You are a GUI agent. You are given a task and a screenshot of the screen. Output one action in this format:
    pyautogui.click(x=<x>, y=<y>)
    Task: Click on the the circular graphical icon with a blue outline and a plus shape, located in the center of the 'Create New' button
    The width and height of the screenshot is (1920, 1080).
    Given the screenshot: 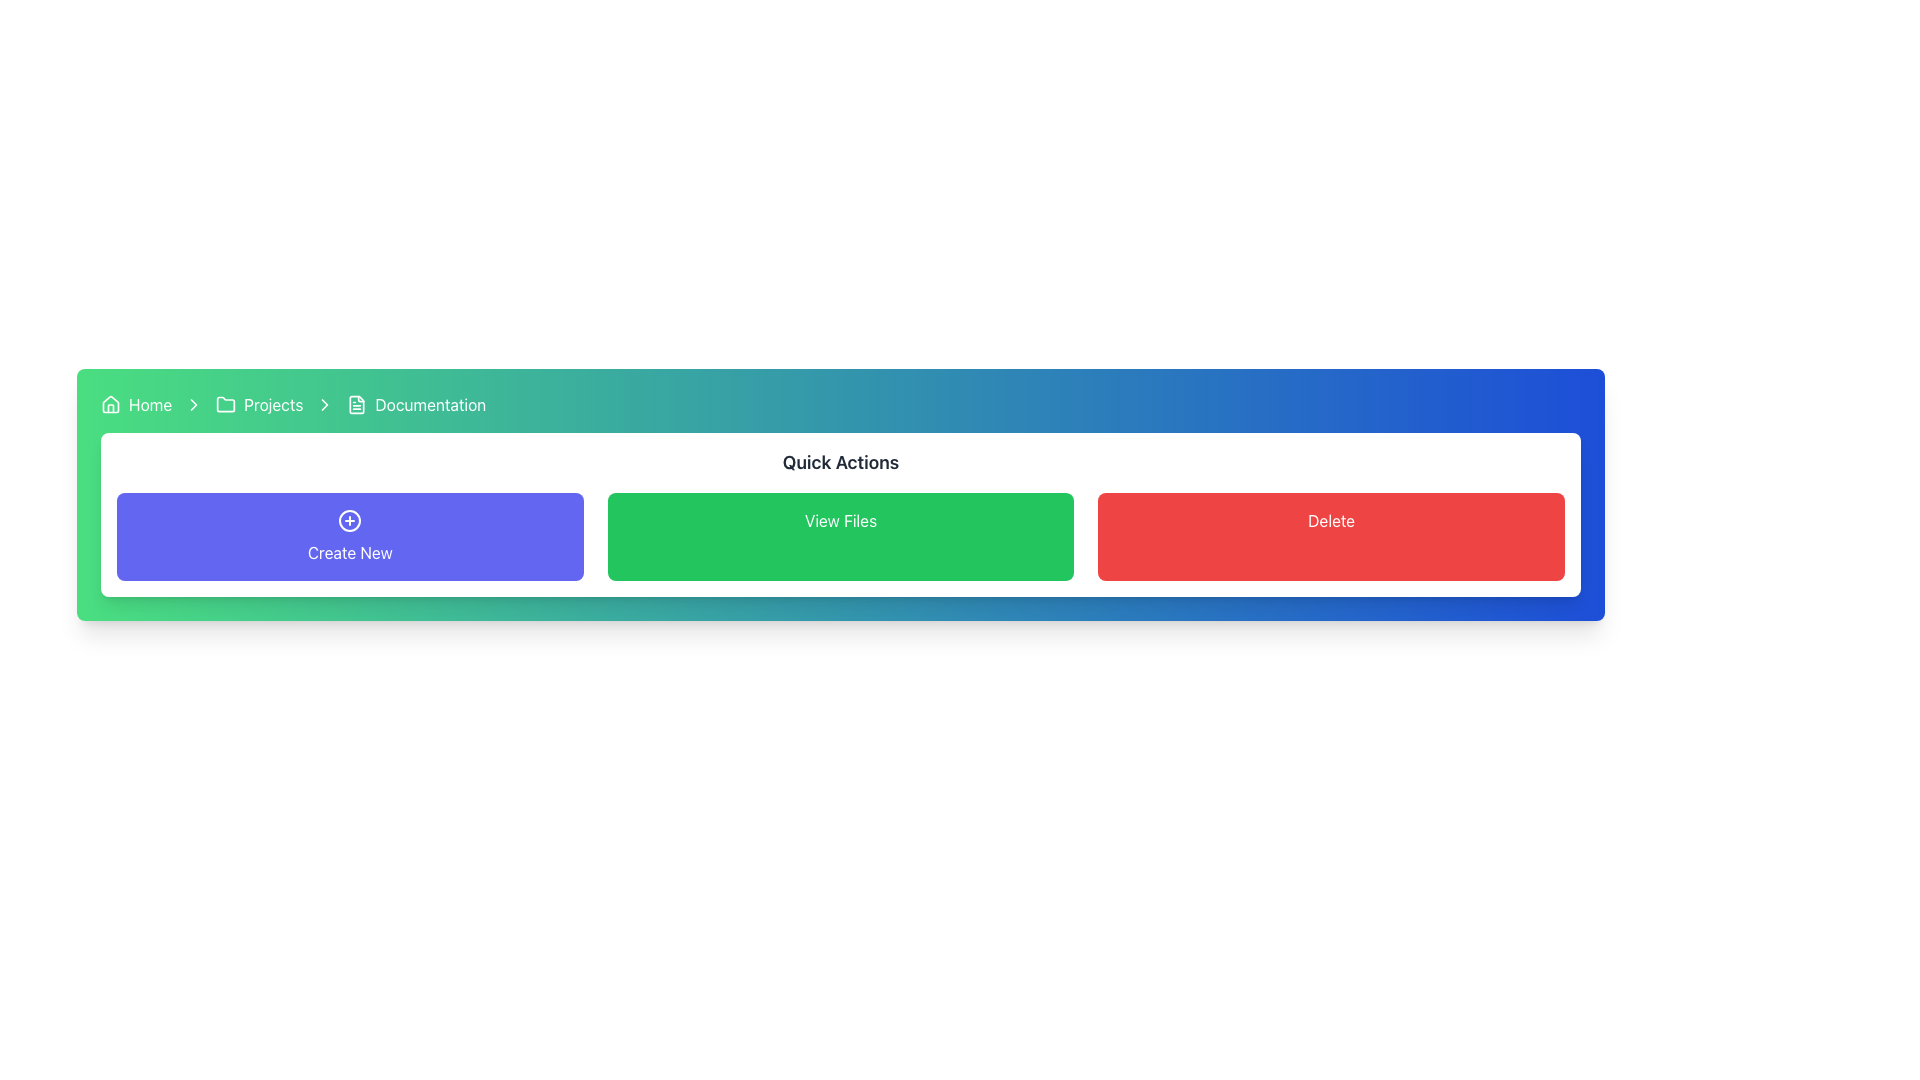 What is the action you would take?
    pyautogui.click(x=350, y=519)
    